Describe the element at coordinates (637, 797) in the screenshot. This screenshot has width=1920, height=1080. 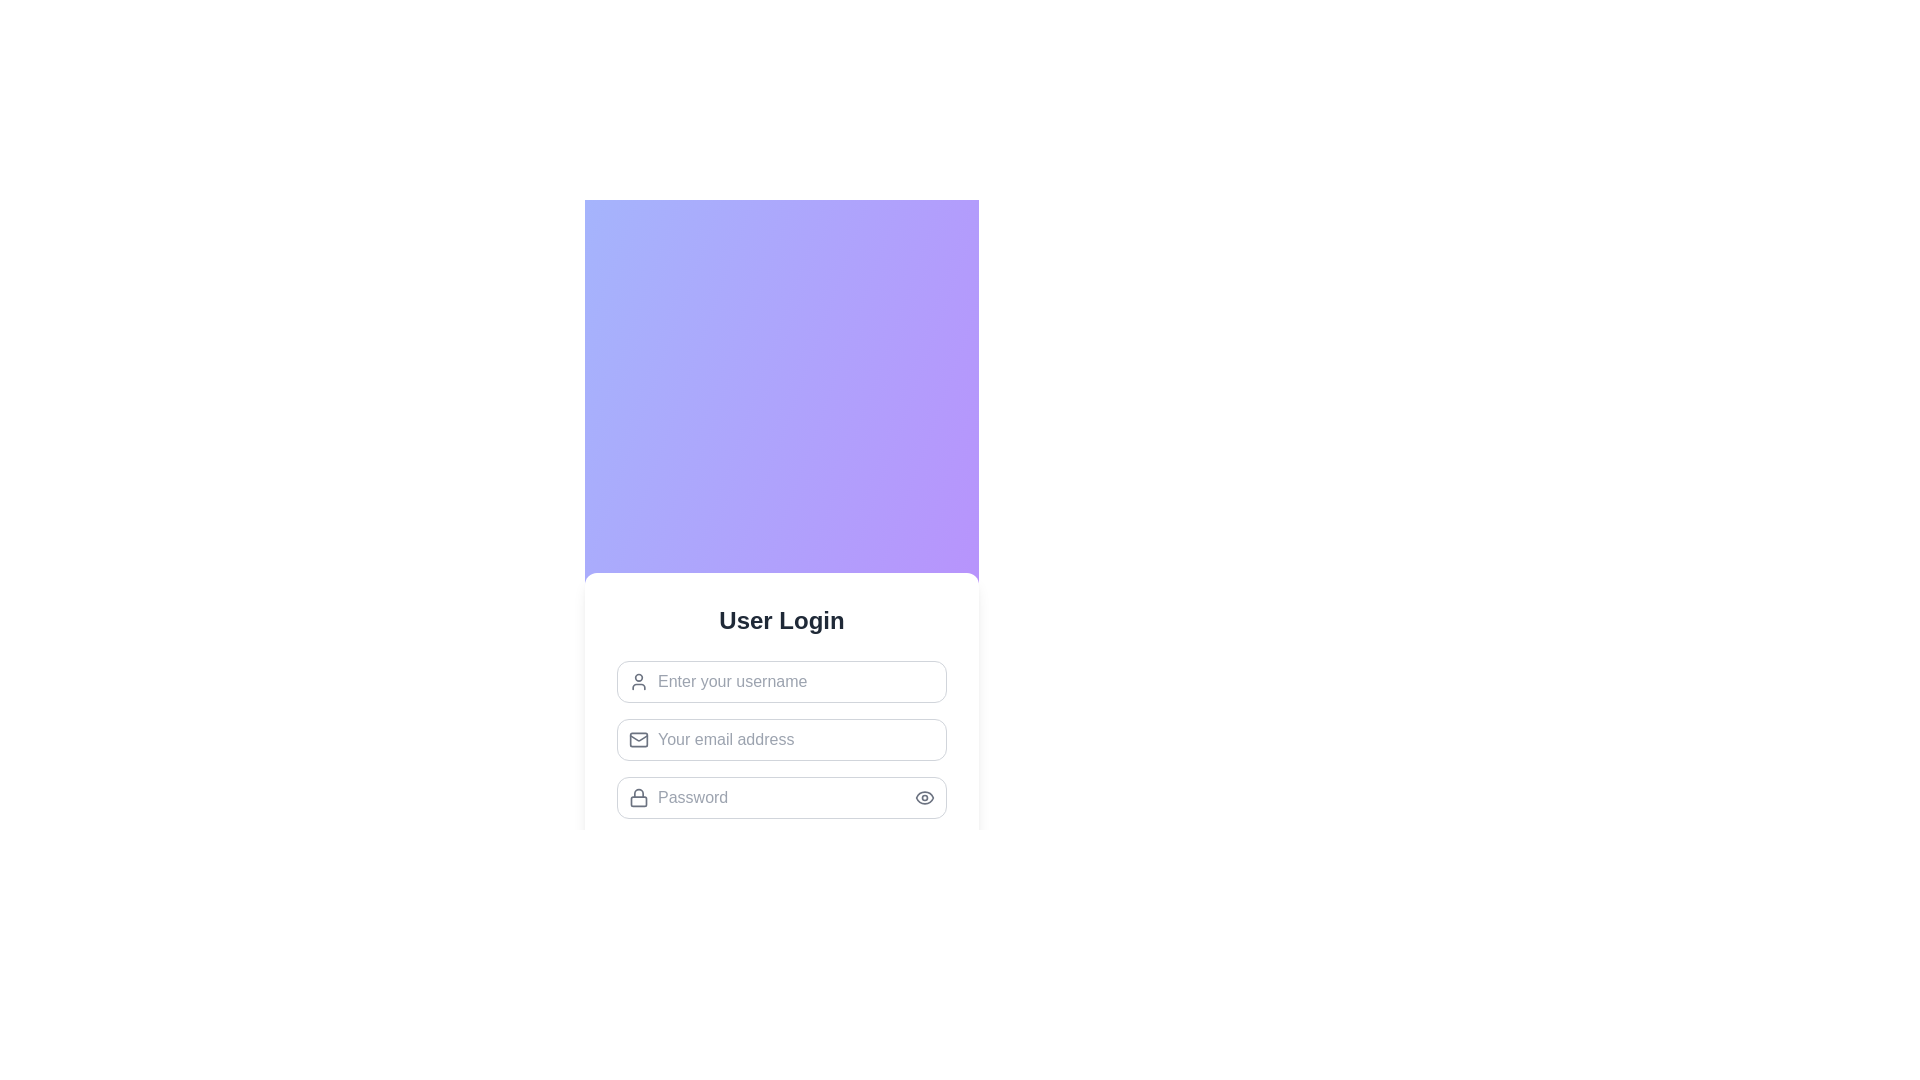
I see `the lock icon, which is a monochrome outline in grey located on the left side of the password field, adjacent to the placeholder text 'Password'` at that location.